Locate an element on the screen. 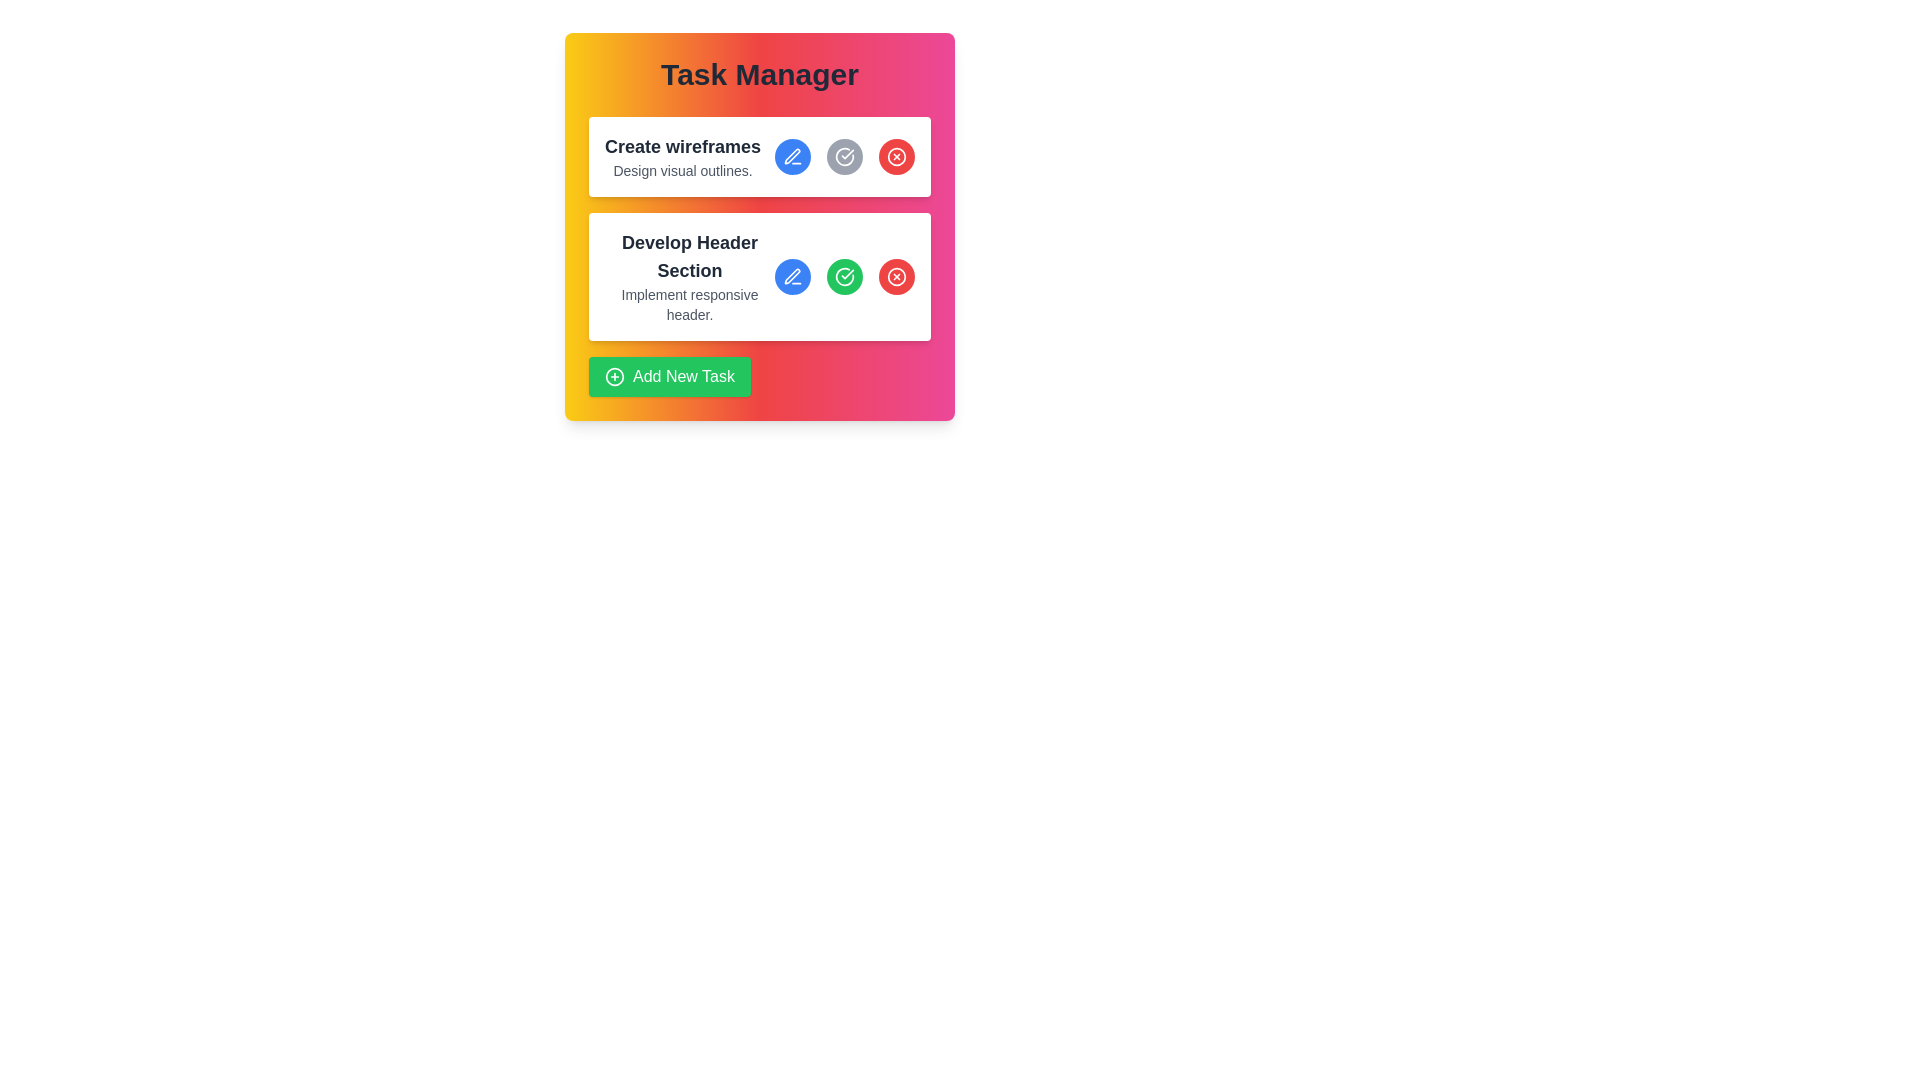 This screenshot has height=1080, width=1920. delete icon located within the rightmost red circular button of the 'Develop Header Section' task row to view its properties is located at coordinates (896, 277).